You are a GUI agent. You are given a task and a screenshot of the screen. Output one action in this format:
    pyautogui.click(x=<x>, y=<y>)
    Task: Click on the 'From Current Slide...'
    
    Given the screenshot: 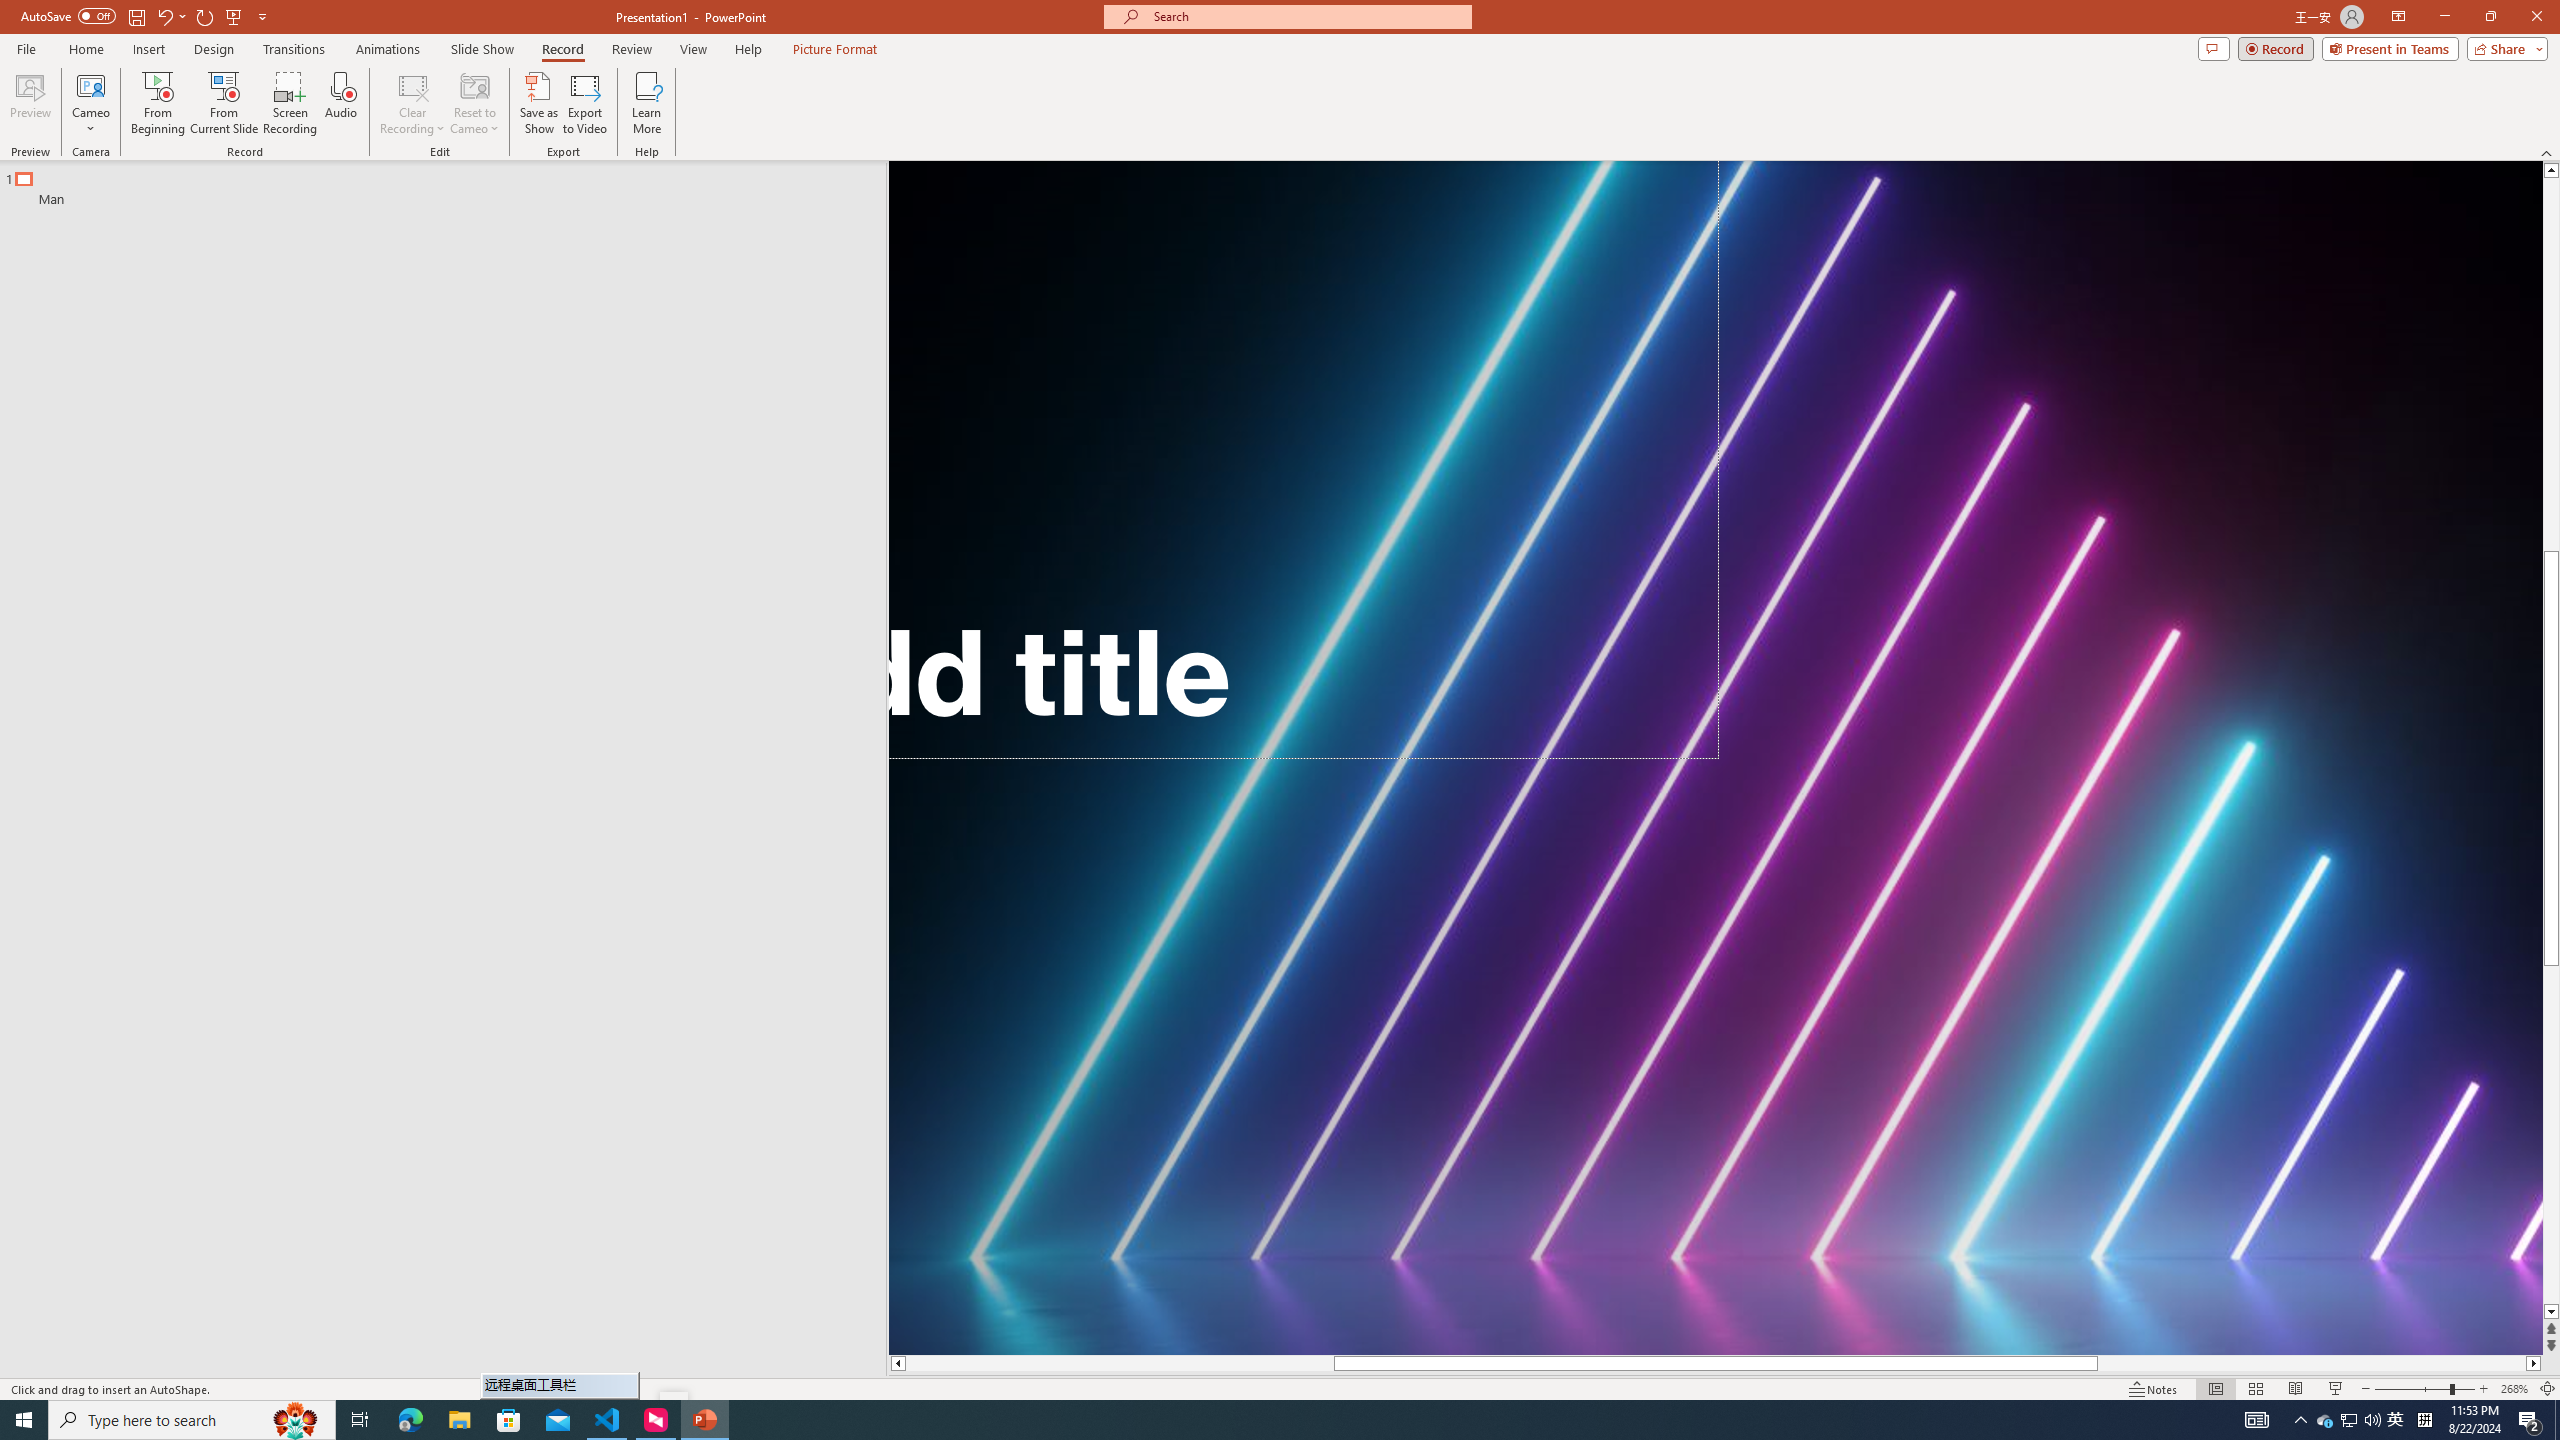 What is the action you would take?
    pyautogui.click(x=224, y=103)
    